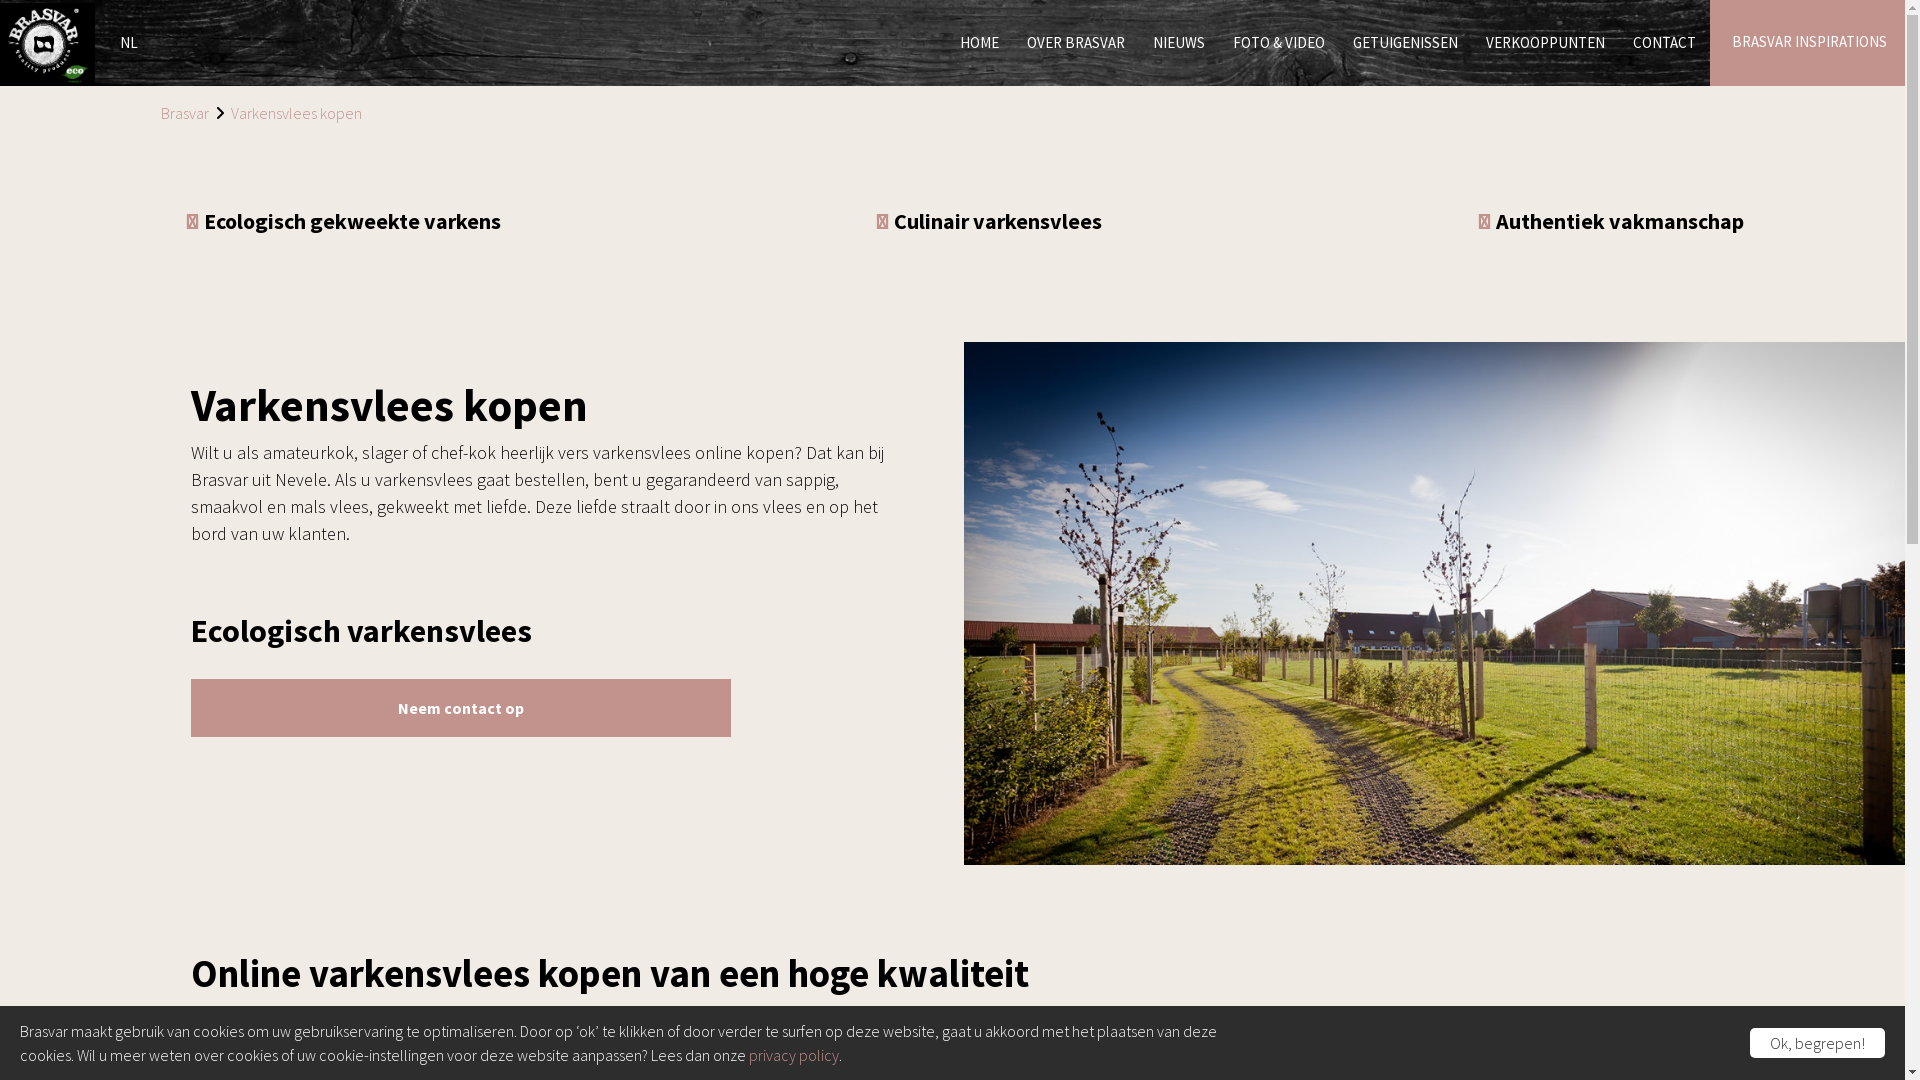  Describe the element at coordinates (128, 45) in the screenshot. I see `'NL'` at that location.